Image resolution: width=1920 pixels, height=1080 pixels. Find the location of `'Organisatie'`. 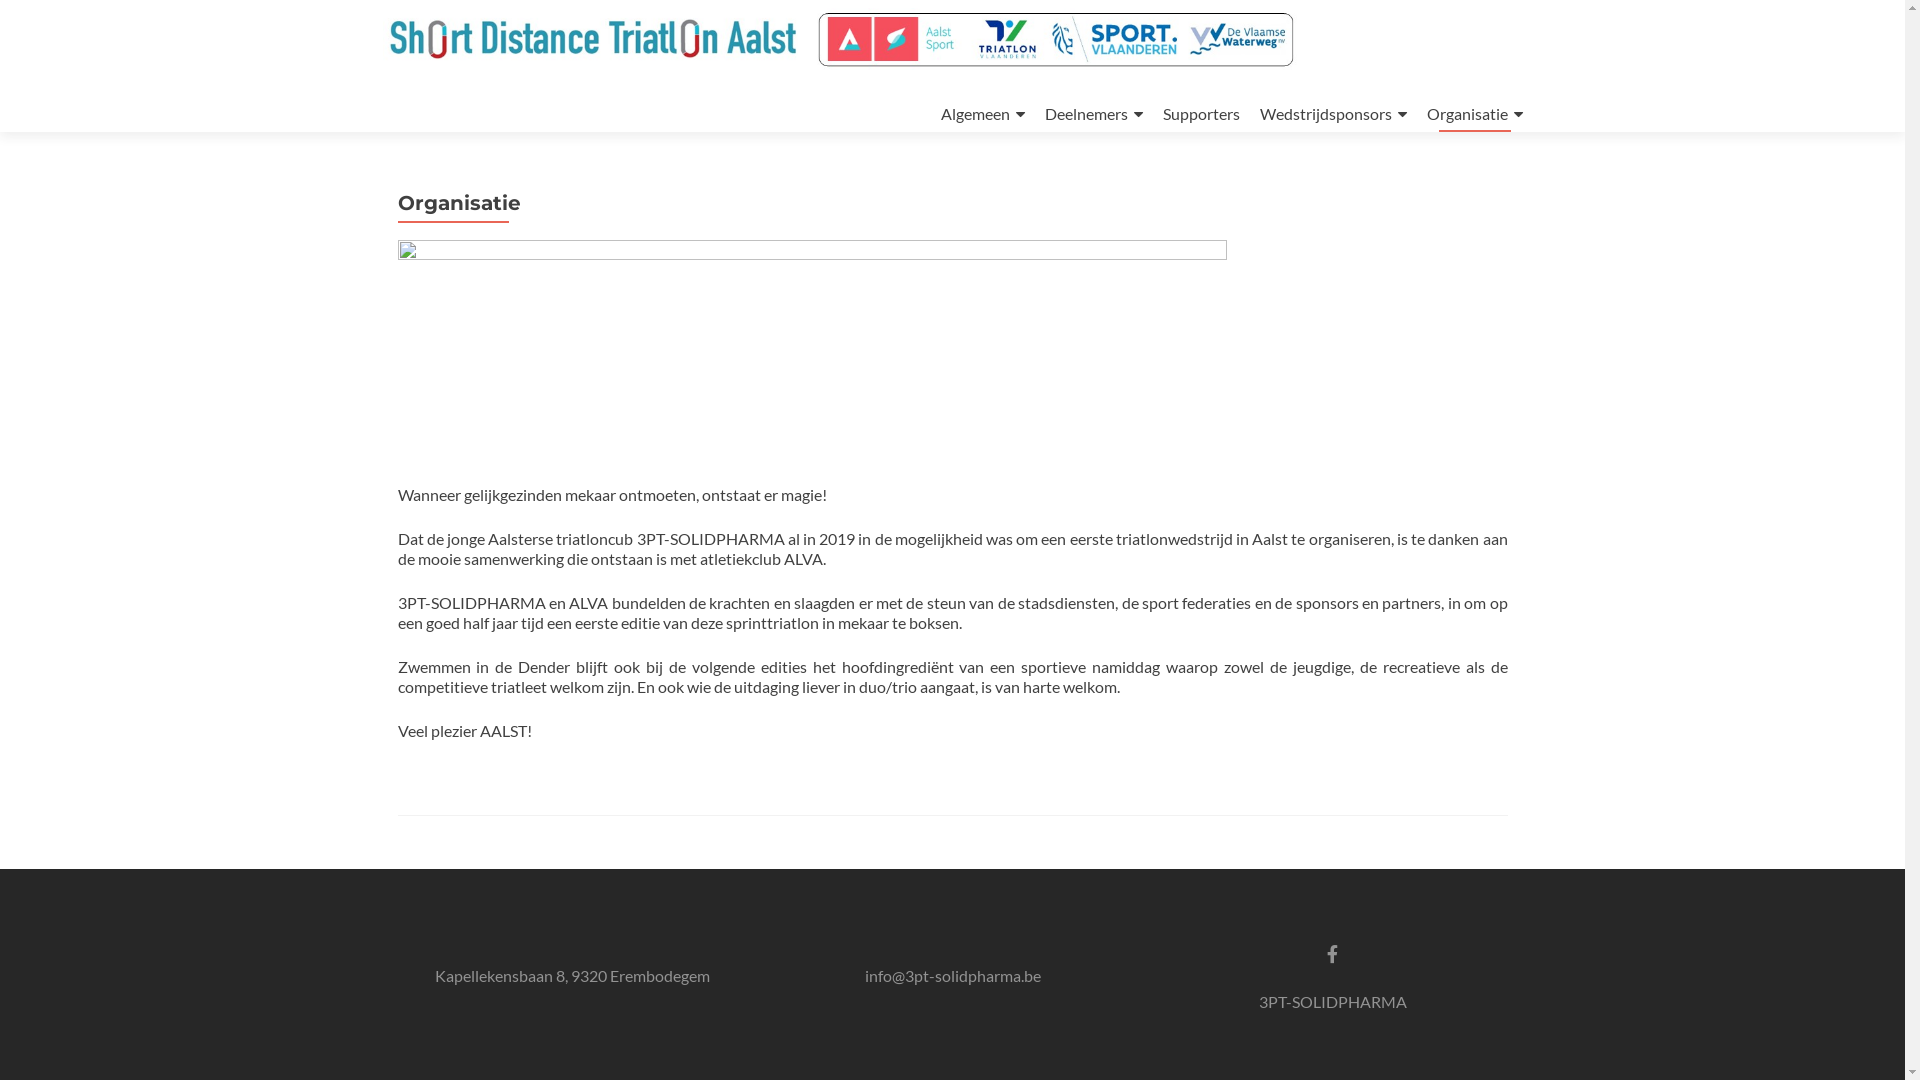

'Organisatie' is located at coordinates (1473, 114).